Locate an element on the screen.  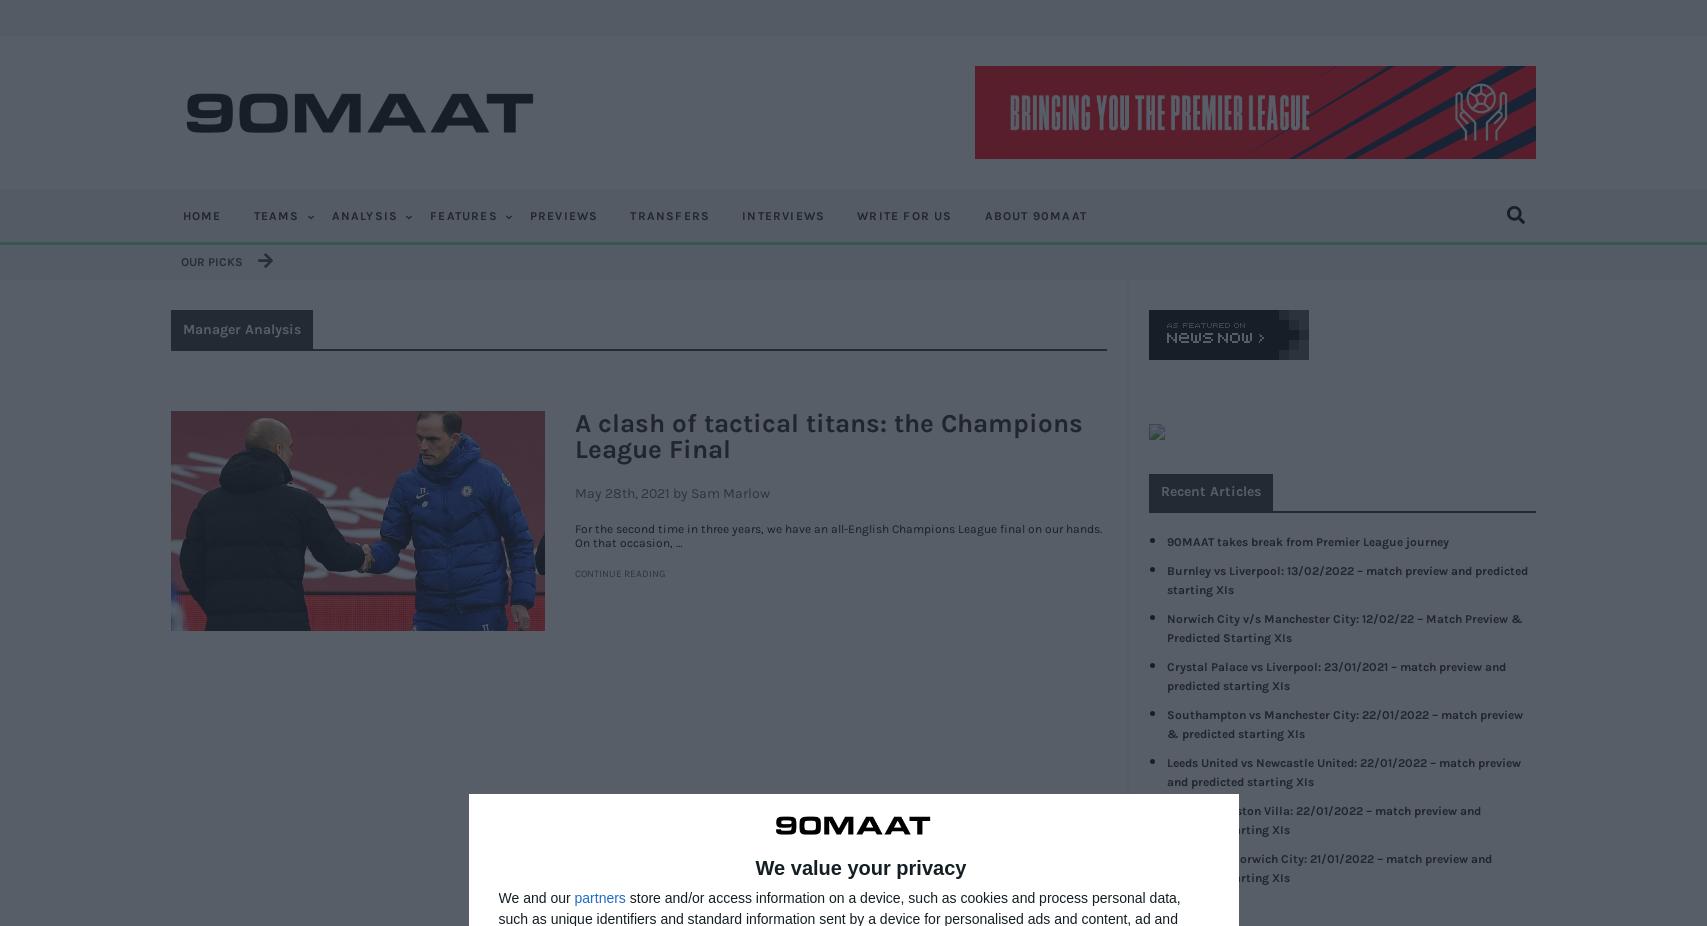
'ABOUT 90MAAT' is located at coordinates (1033, 215).